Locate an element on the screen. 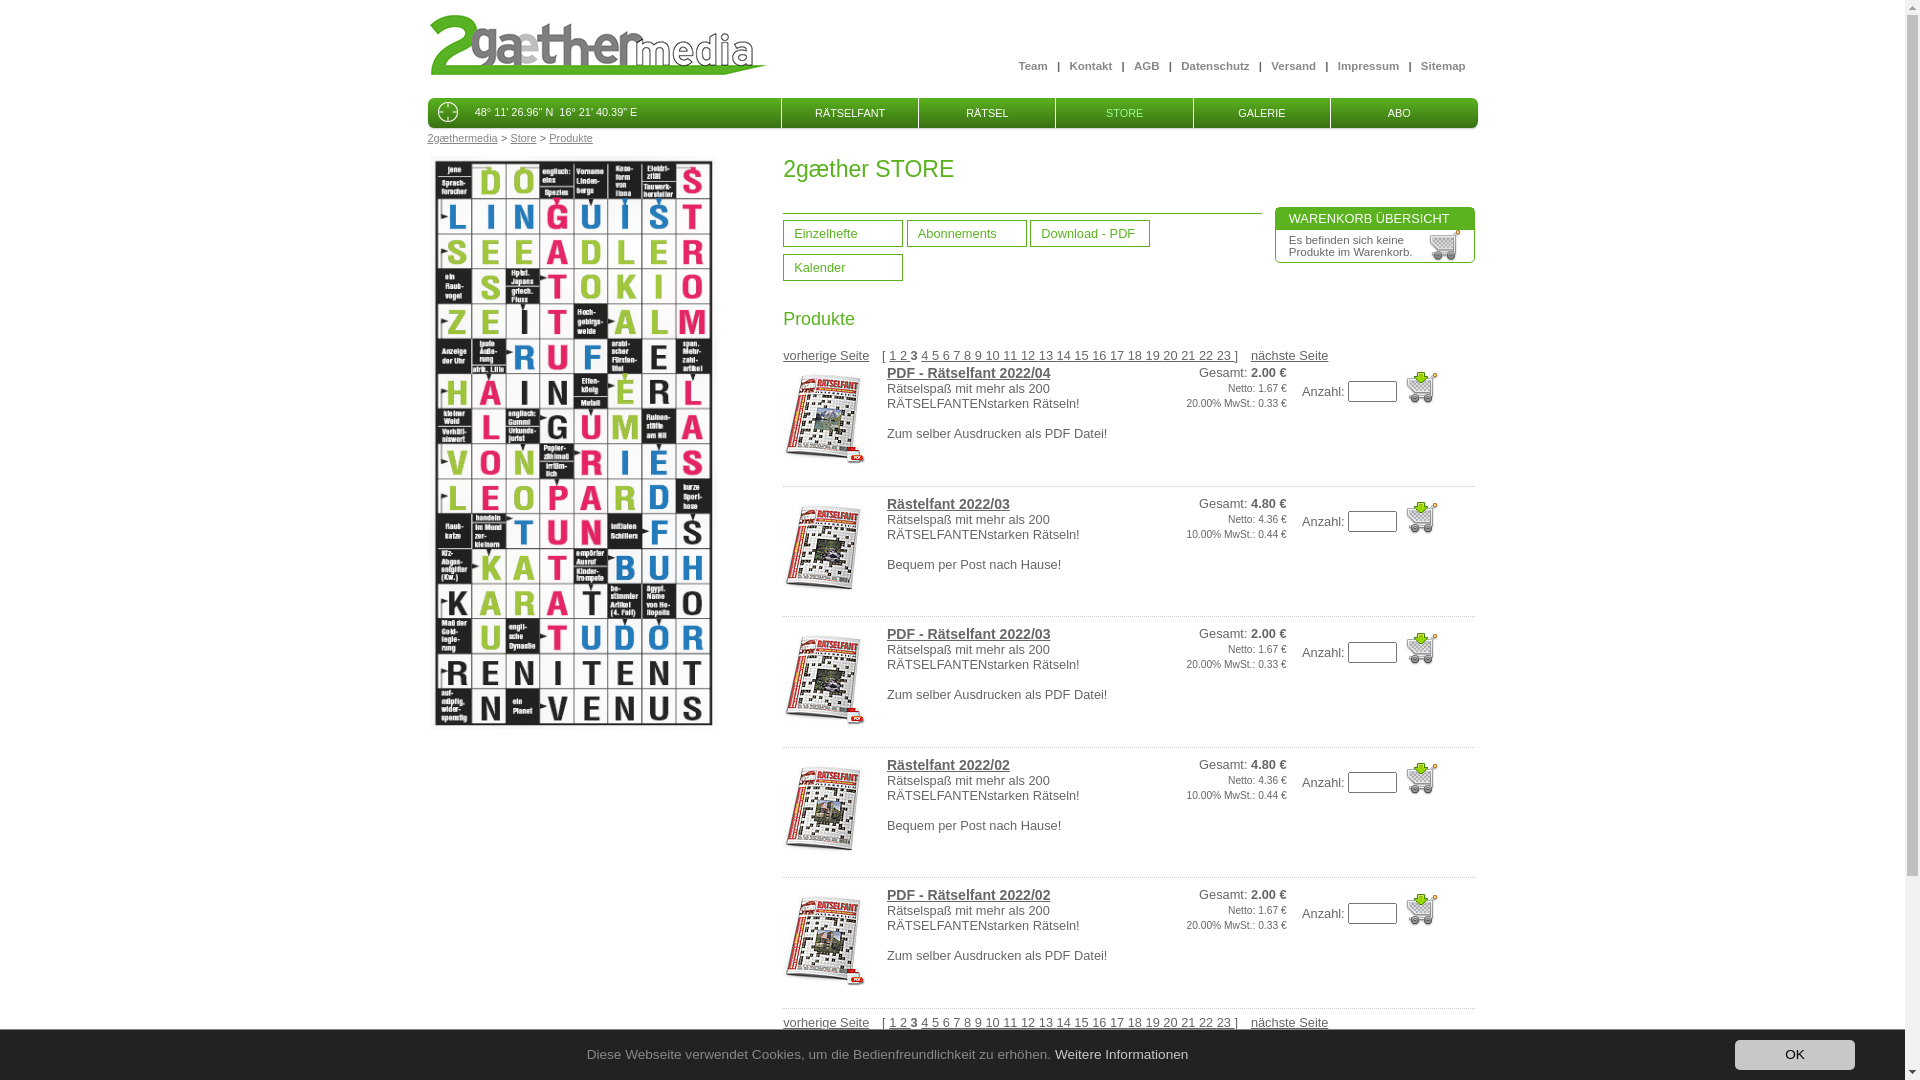 The image size is (1920, 1080). '9' is located at coordinates (980, 354).